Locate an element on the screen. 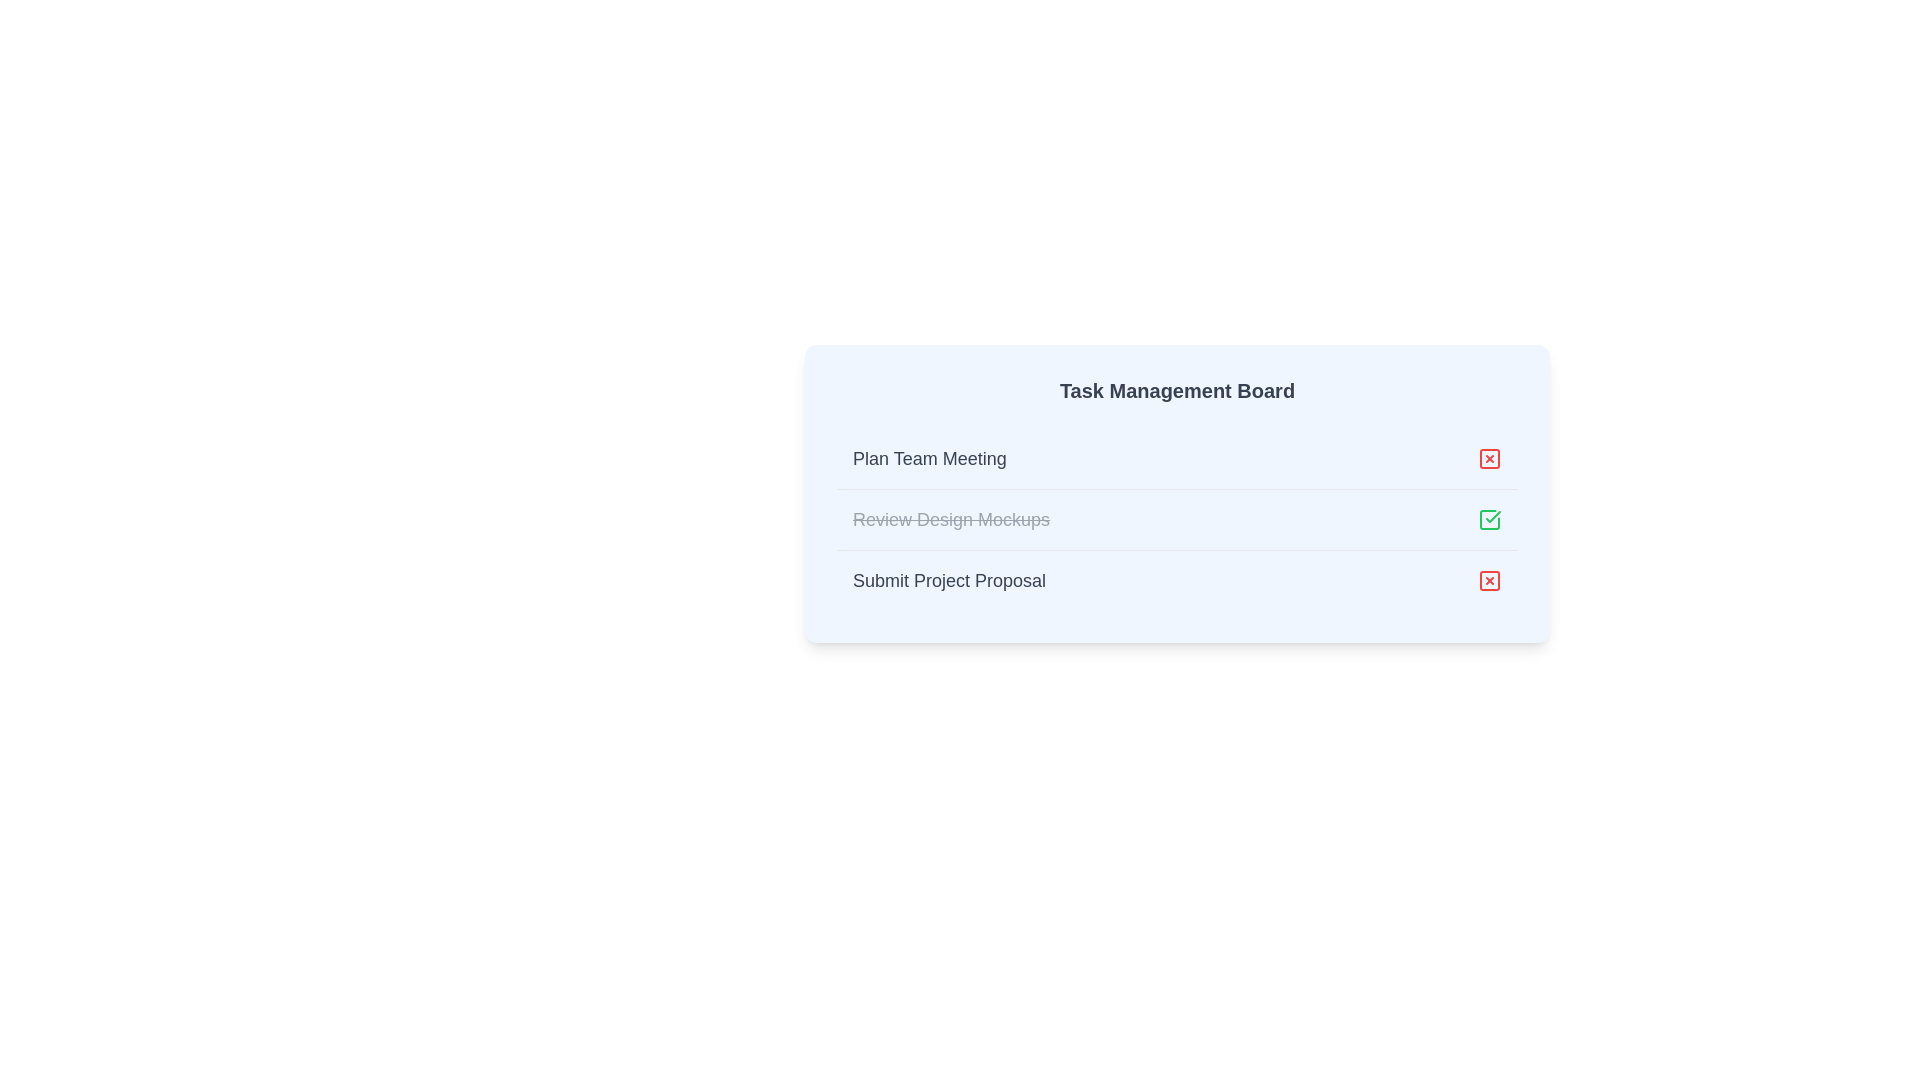 Image resolution: width=1920 pixels, height=1080 pixels. the red-themed cancel or delete icon button located to the right of the 'Submit Project Proposal' text label is located at coordinates (1489, 581).